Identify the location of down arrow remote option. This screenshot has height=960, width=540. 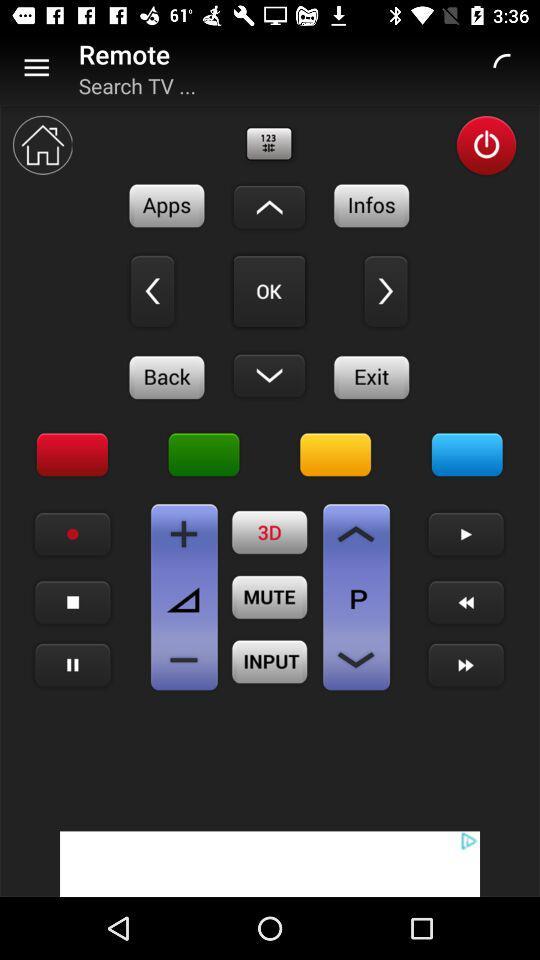
(269, 374).